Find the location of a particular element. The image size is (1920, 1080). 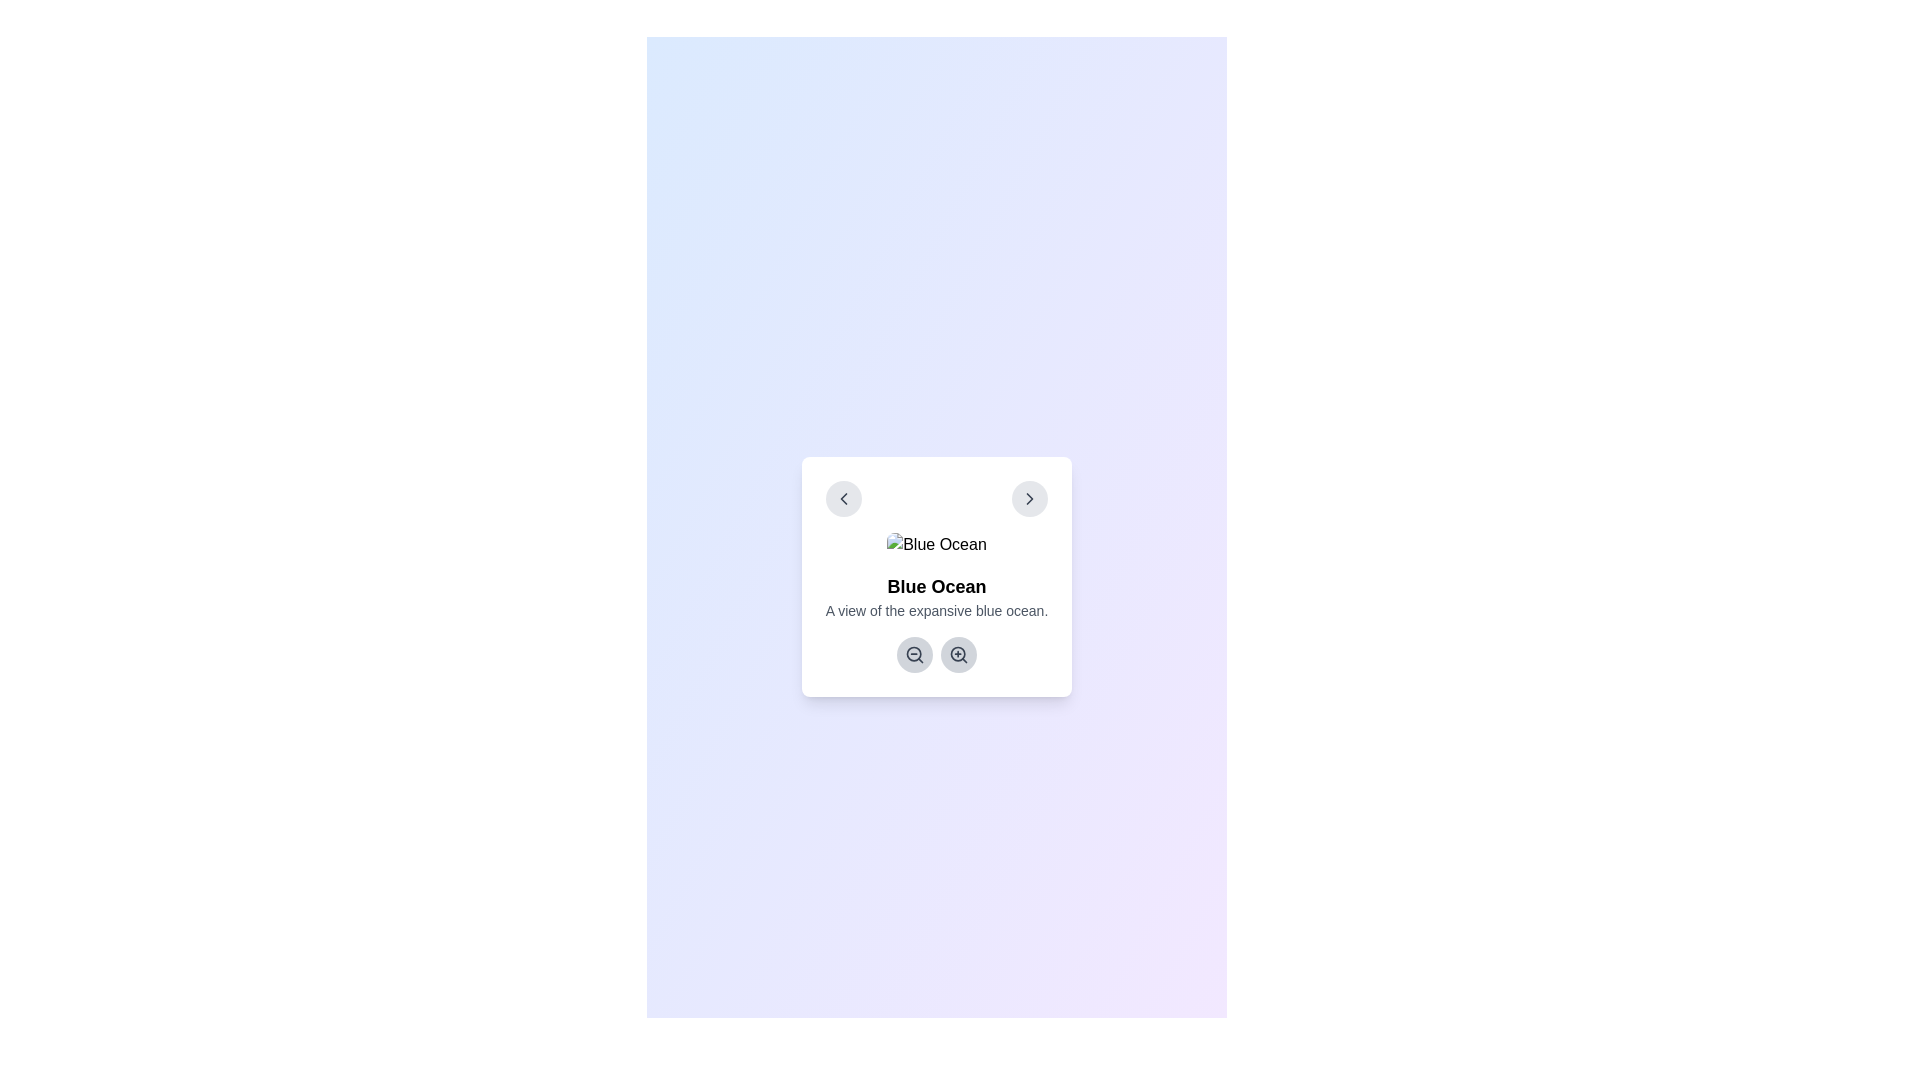

the filled circle that represents the lens of the magnifying glass icon with a plus symbol, located within the 'Blue Ocean' card component is located at coordinates (957, 654).